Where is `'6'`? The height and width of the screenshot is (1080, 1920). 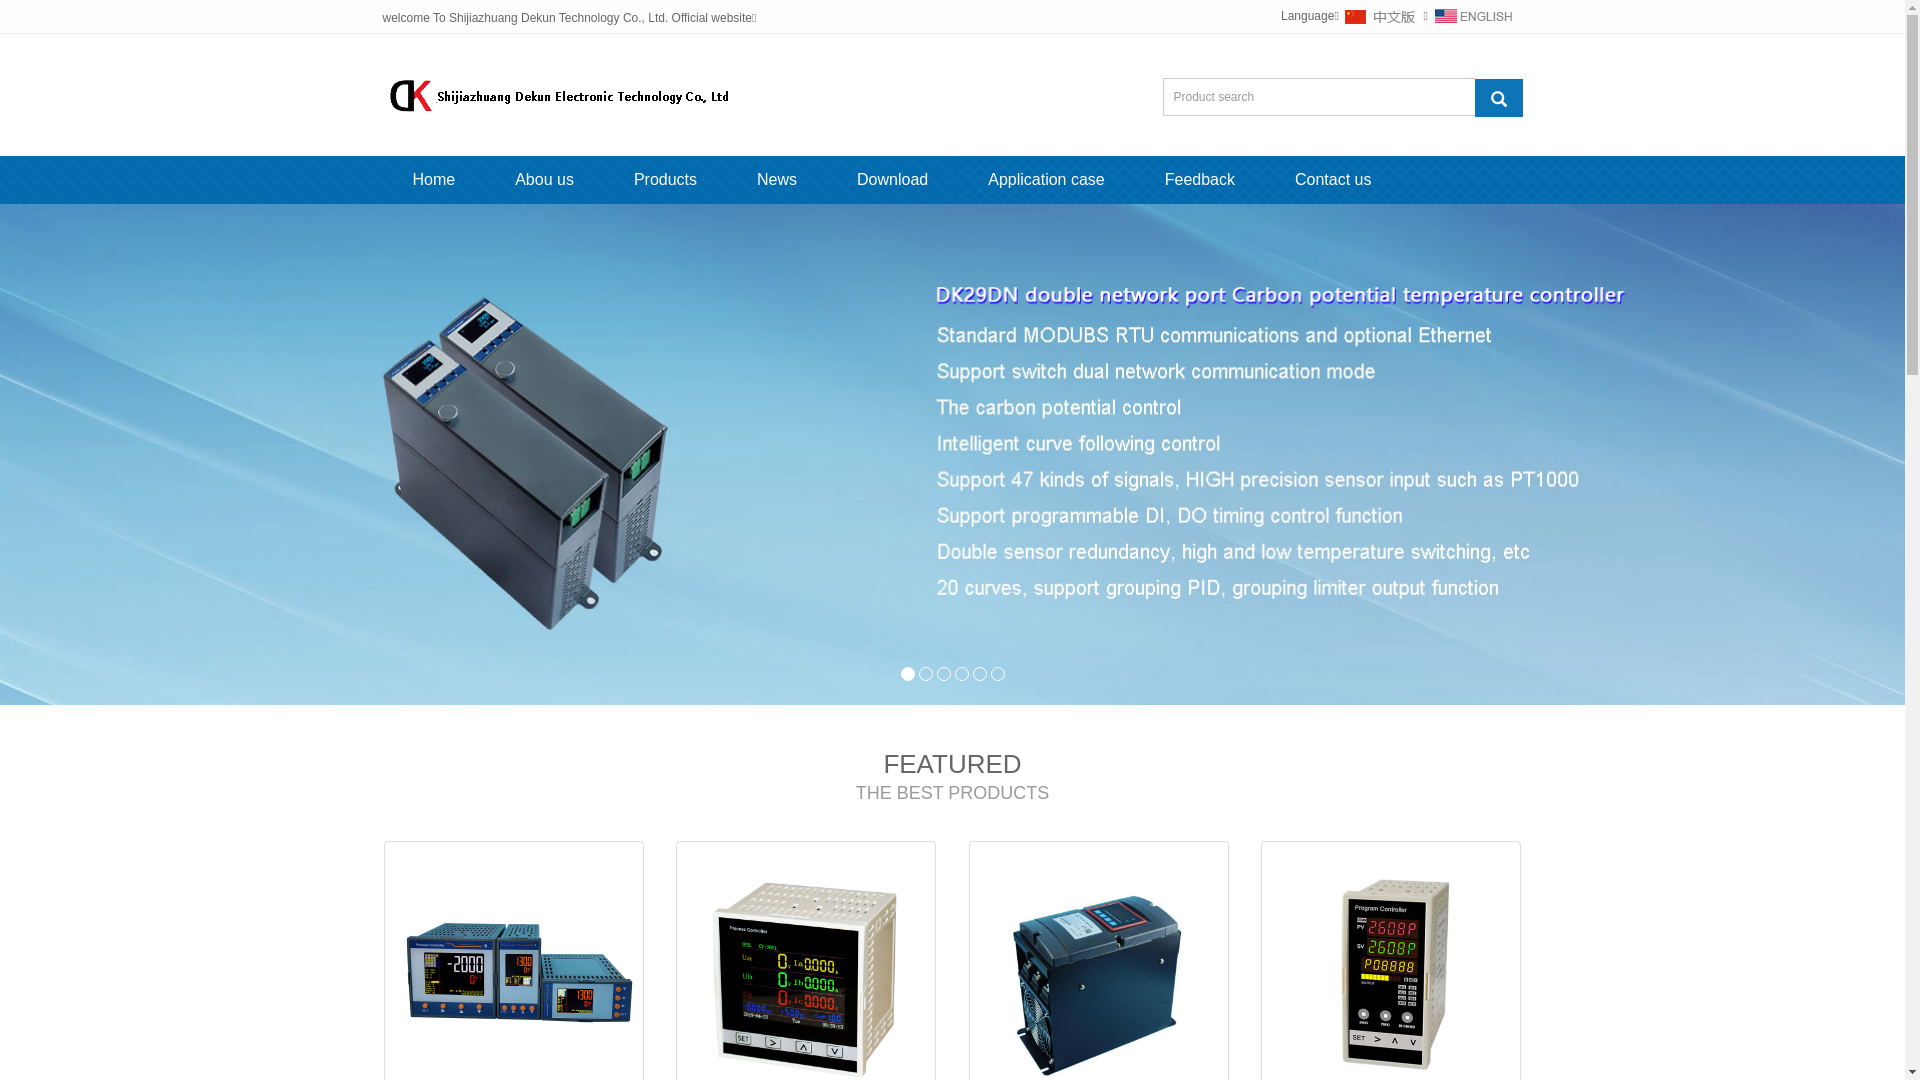 '6' is located at coordinates (997, 674).